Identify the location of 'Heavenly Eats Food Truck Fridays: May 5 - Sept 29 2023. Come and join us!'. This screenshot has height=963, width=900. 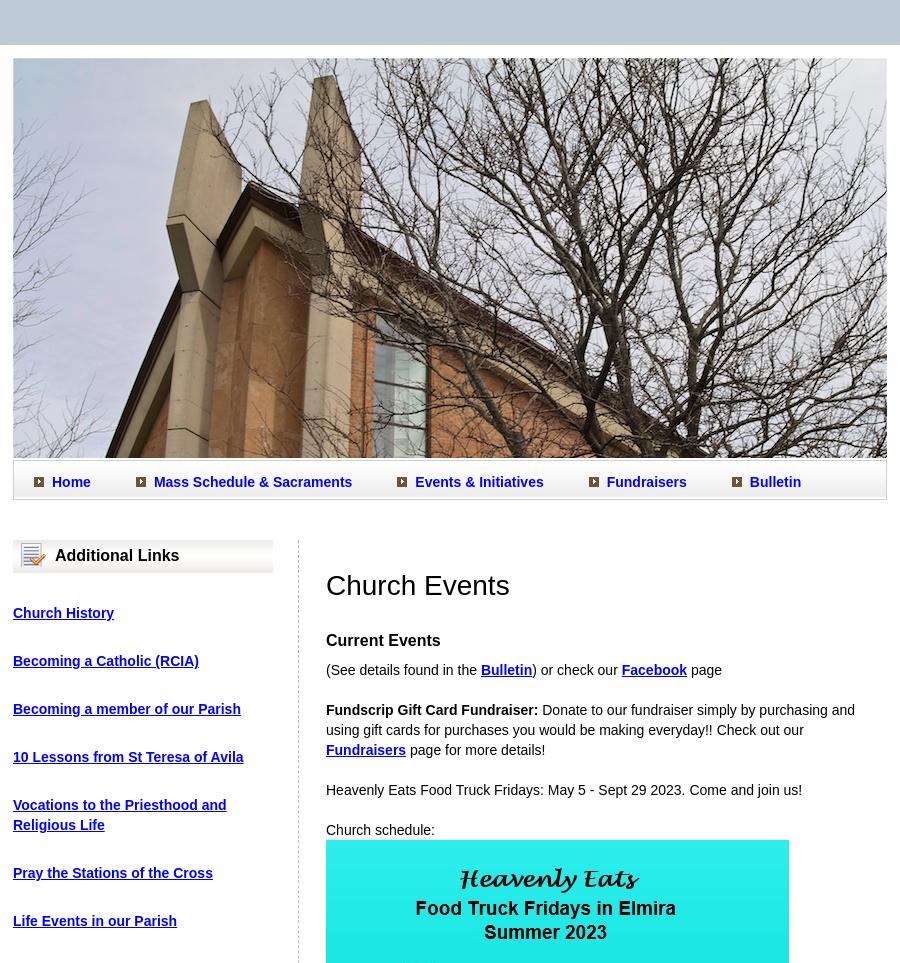
(564, 789).